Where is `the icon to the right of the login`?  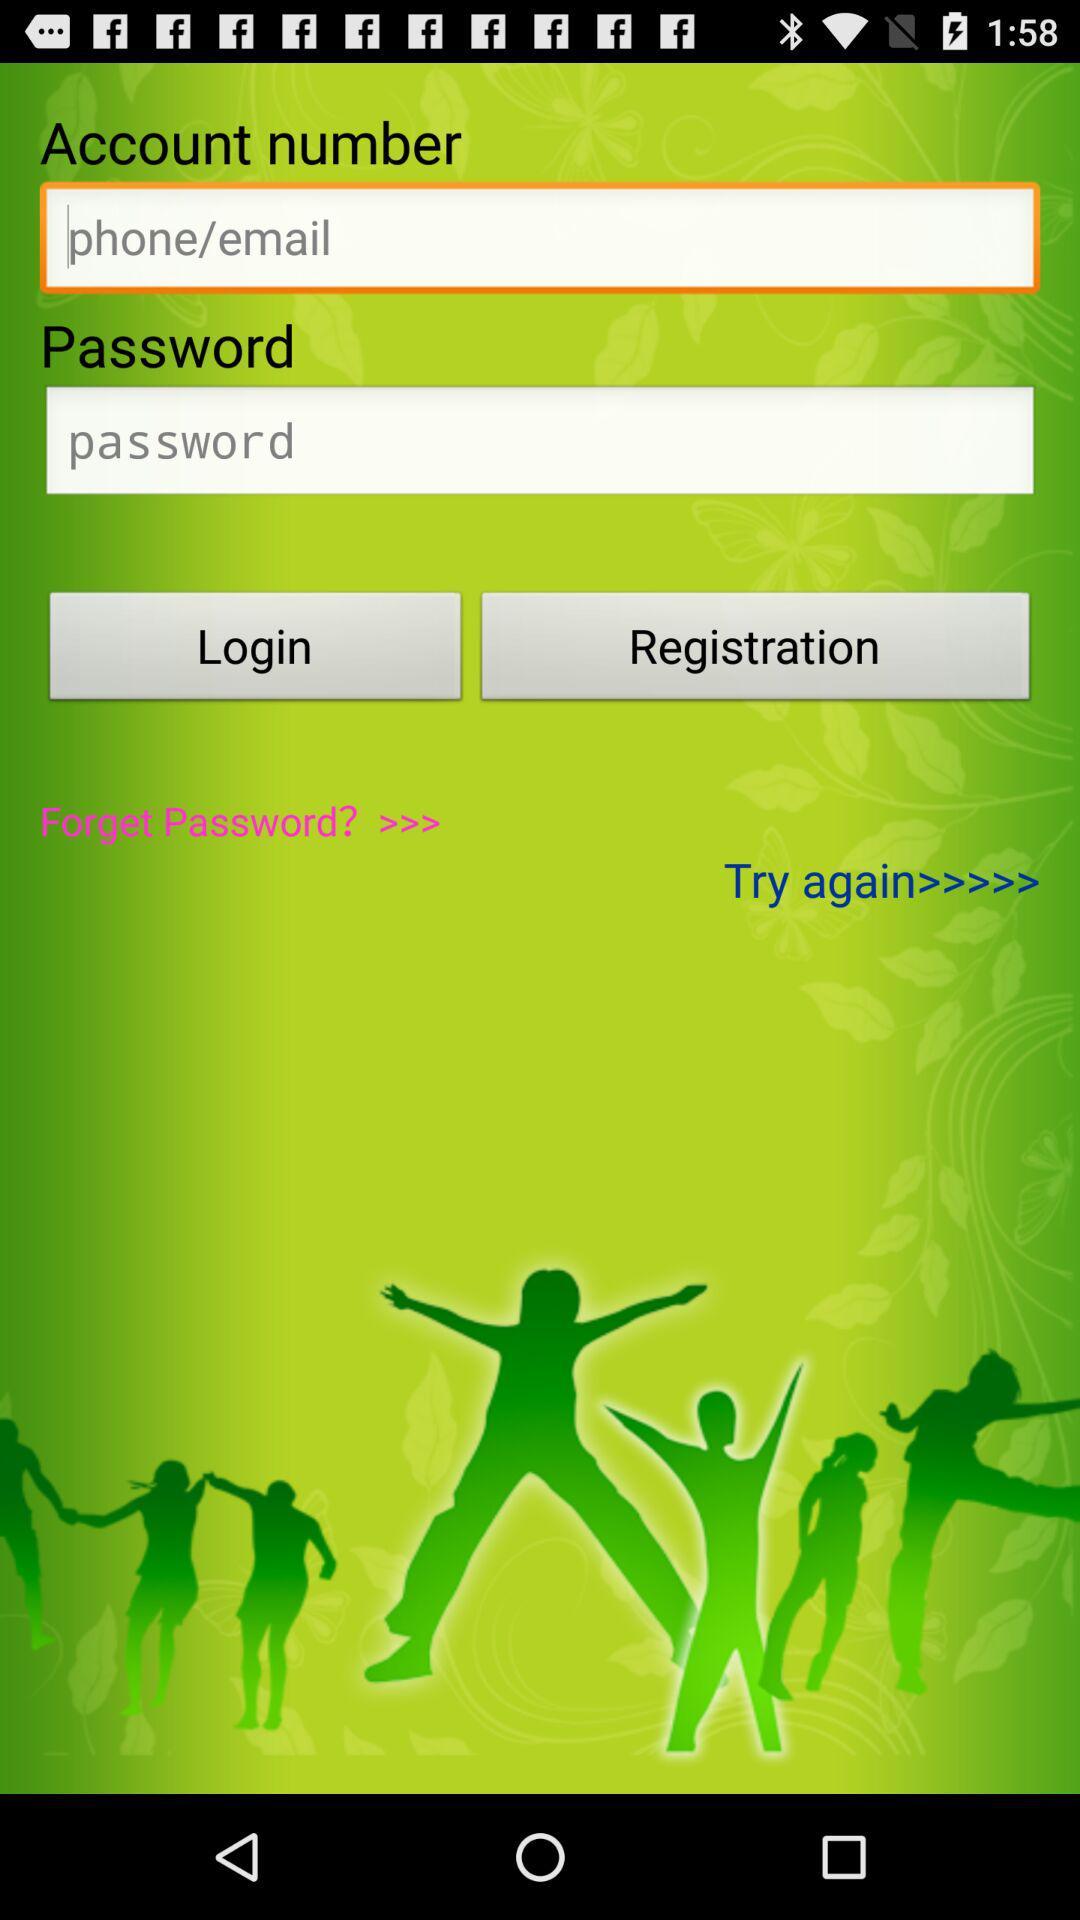
the icon to the right of the login is located at coordinates (756, 651).